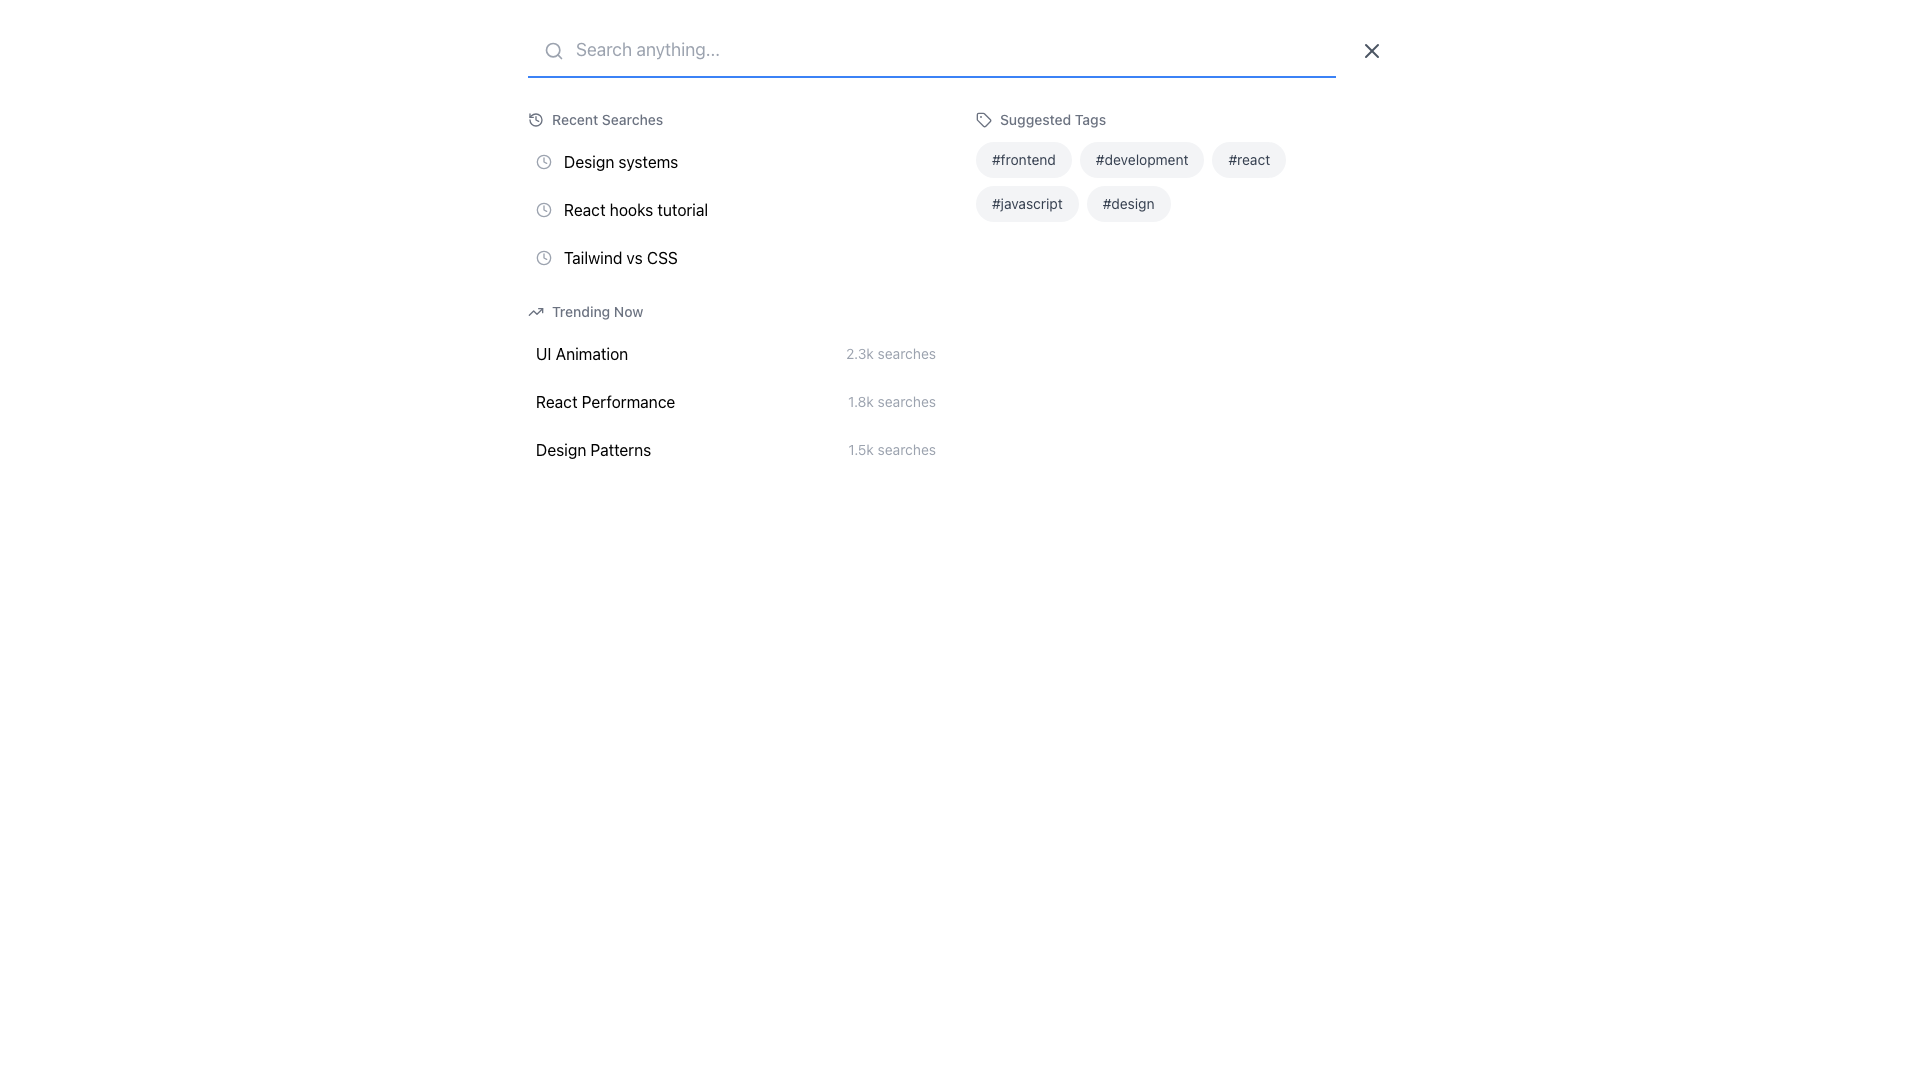 The height and width of the screenshot is (1080, 1920). Describe the element at coordinates (536, 119) in the screenshot. I see `the 'history' icon located to the left of the 'Recent Searches' text in the top section of the left column` at that location.